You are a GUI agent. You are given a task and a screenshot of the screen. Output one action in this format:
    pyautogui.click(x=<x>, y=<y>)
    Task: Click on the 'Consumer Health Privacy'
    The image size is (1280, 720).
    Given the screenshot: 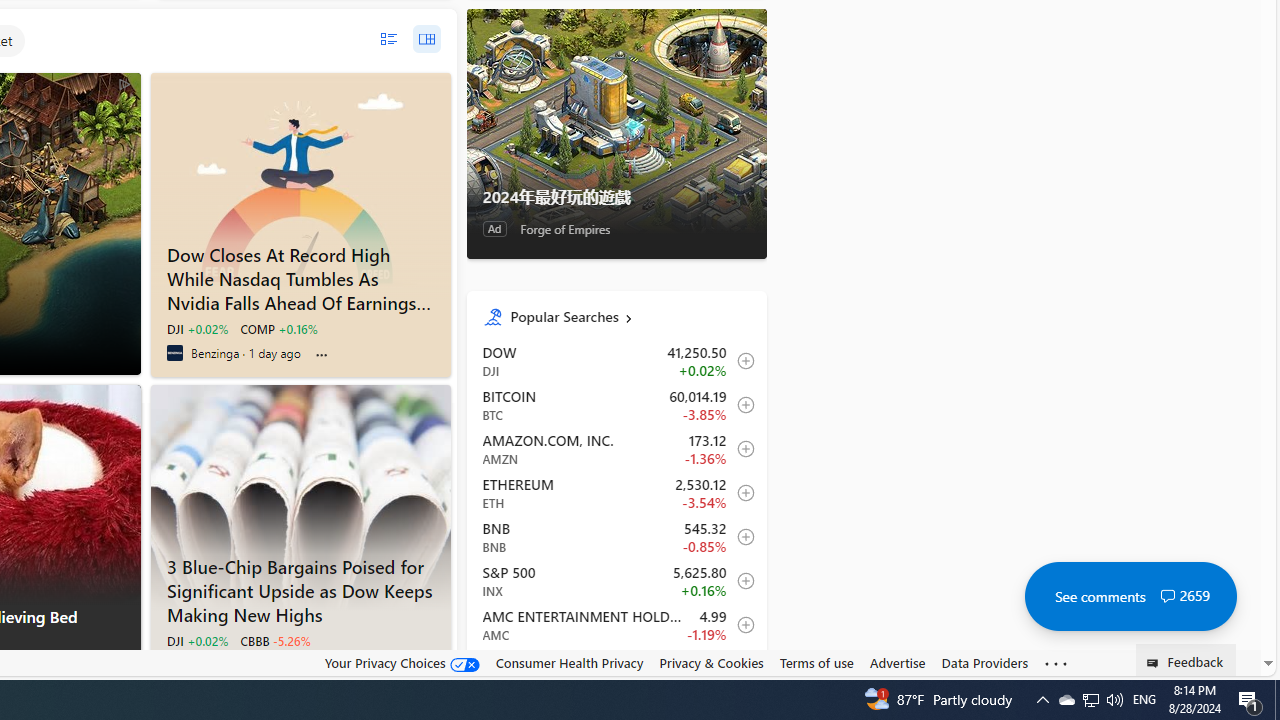 What is the action you would take?
    pyautogui.click(x=568, y=662)
    